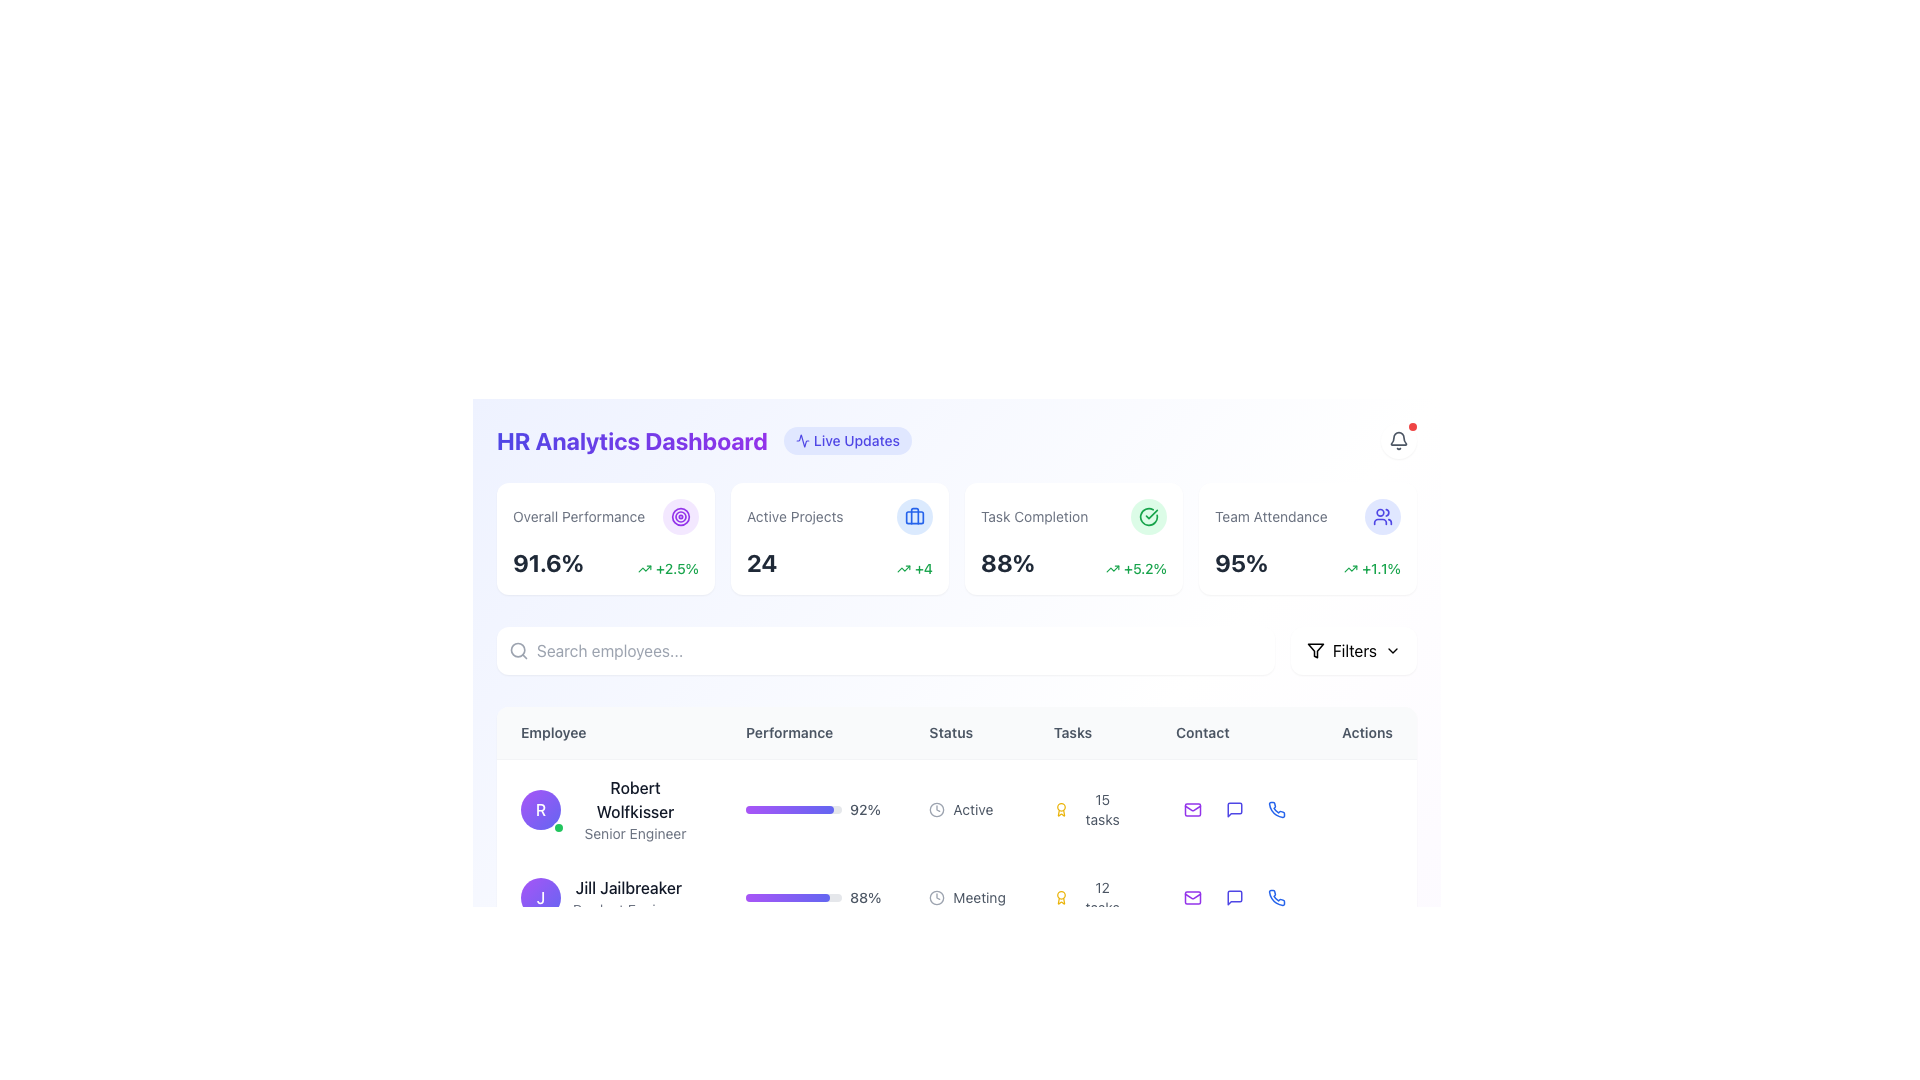 The image size is (1920, 1080). Describe the element at coordinates (914, 515) in the screenshot. I see `the blue suitcase icon, which is styled with a stroke outline and located within a circular blue background, to access the associated tools` at that location.